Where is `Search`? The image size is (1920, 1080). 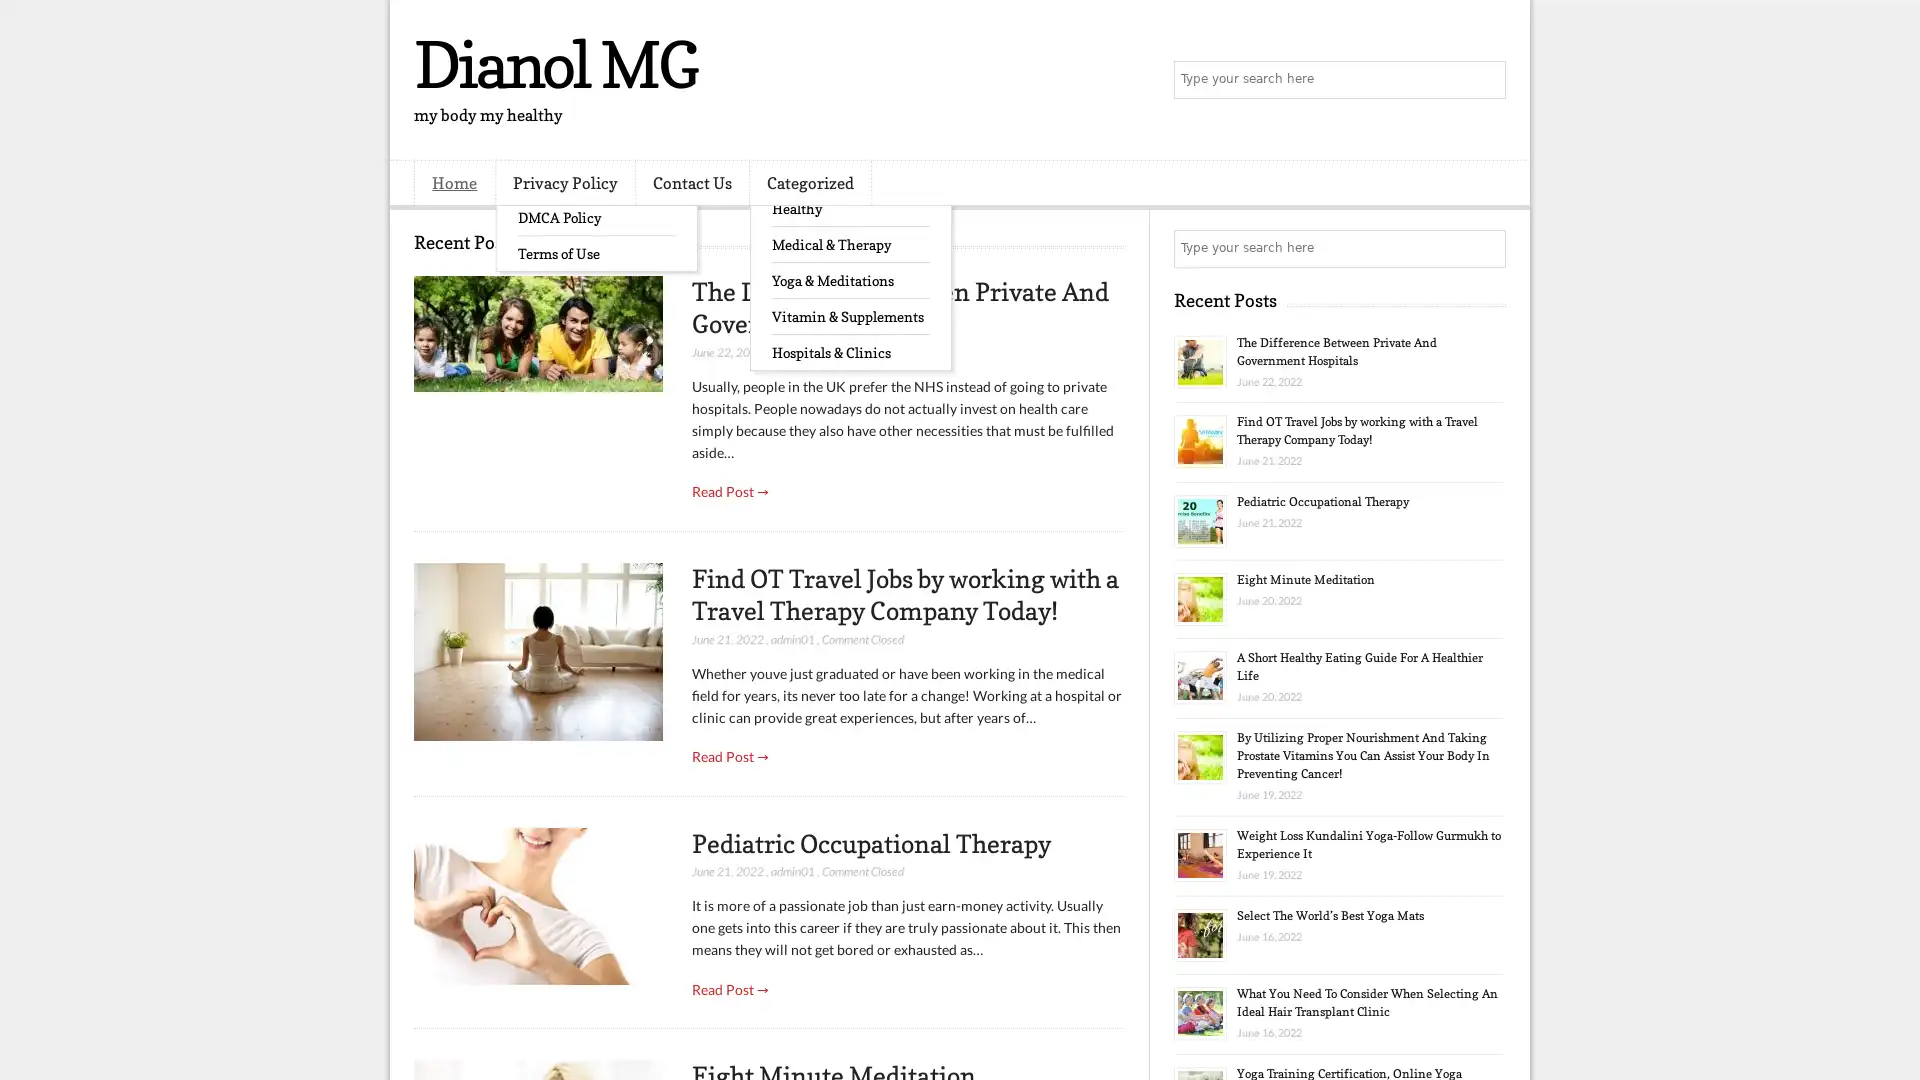 Search is located at coordinates (1485, 248).